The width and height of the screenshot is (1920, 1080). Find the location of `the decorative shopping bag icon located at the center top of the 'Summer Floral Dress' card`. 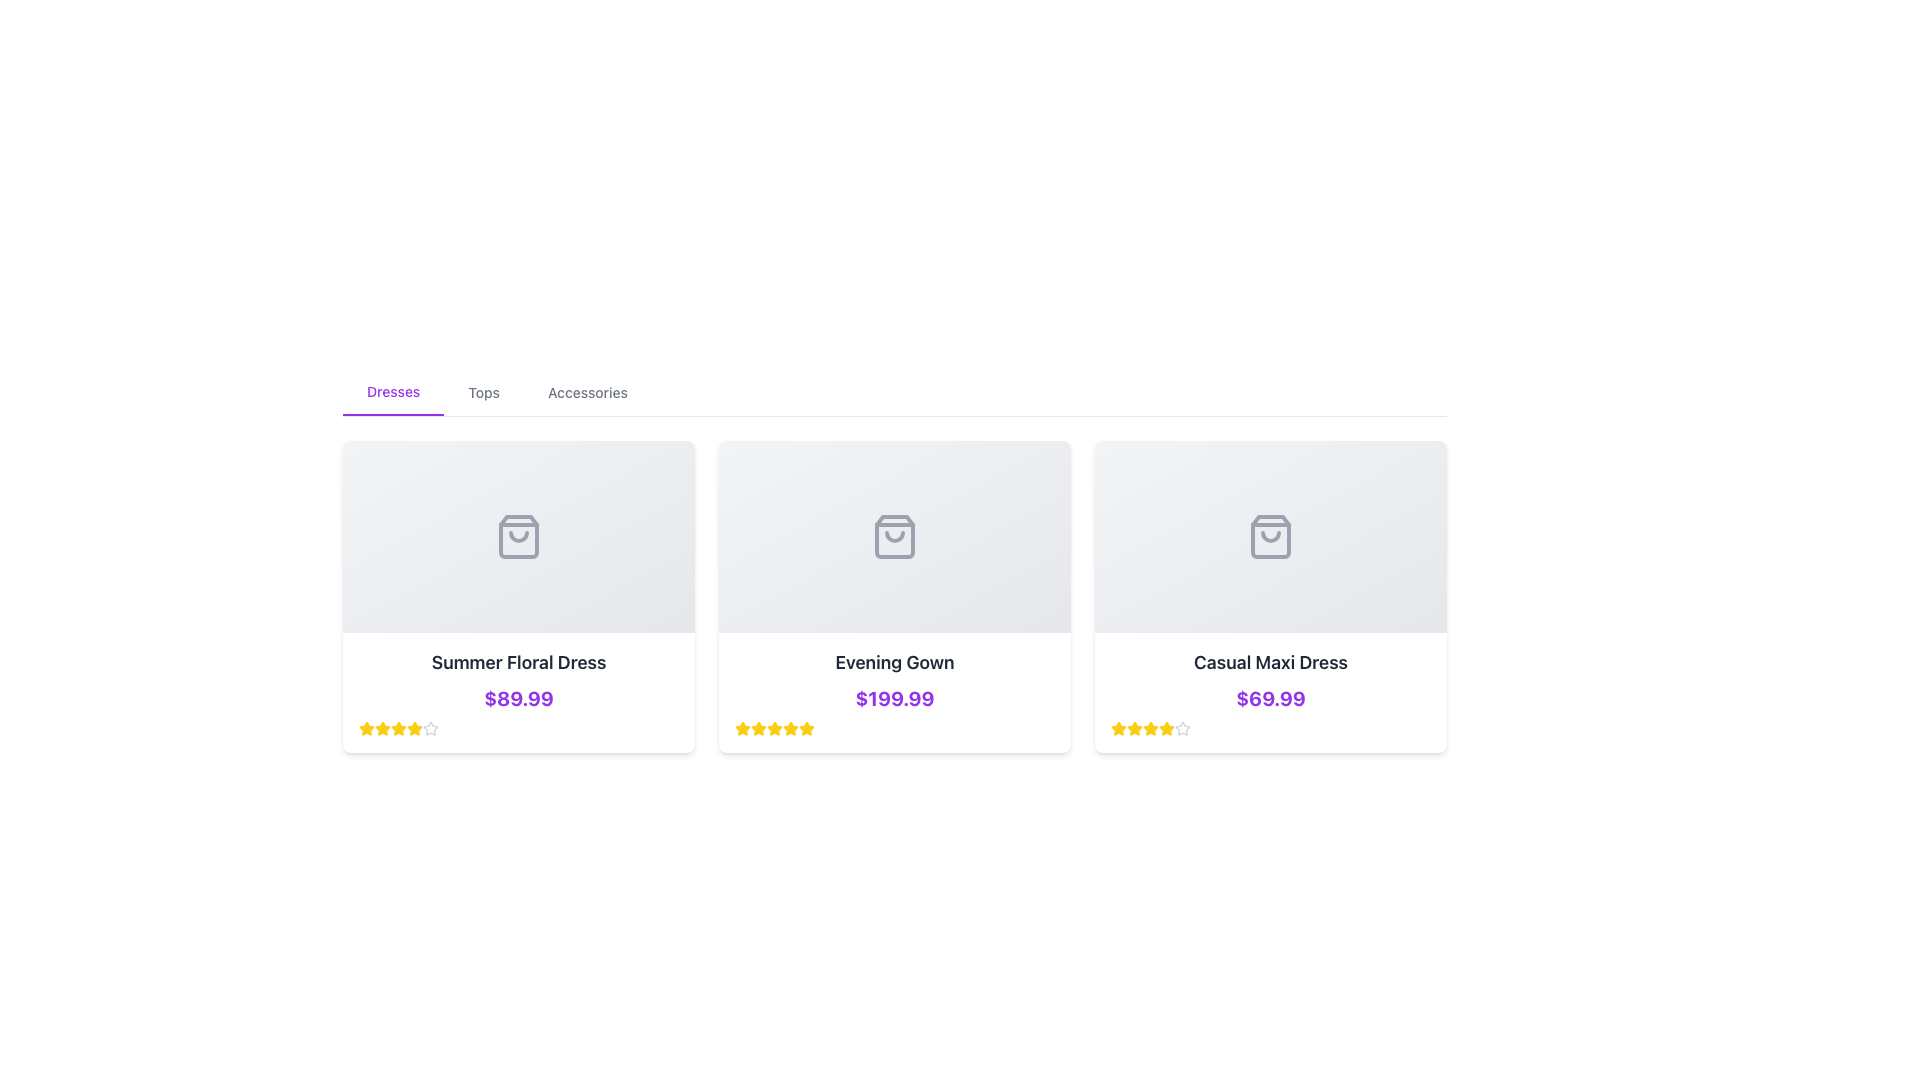

the decorative shopping bag icon located at the center top of the 'Summer Floral Dress' card is located at coordinates (518, 535).